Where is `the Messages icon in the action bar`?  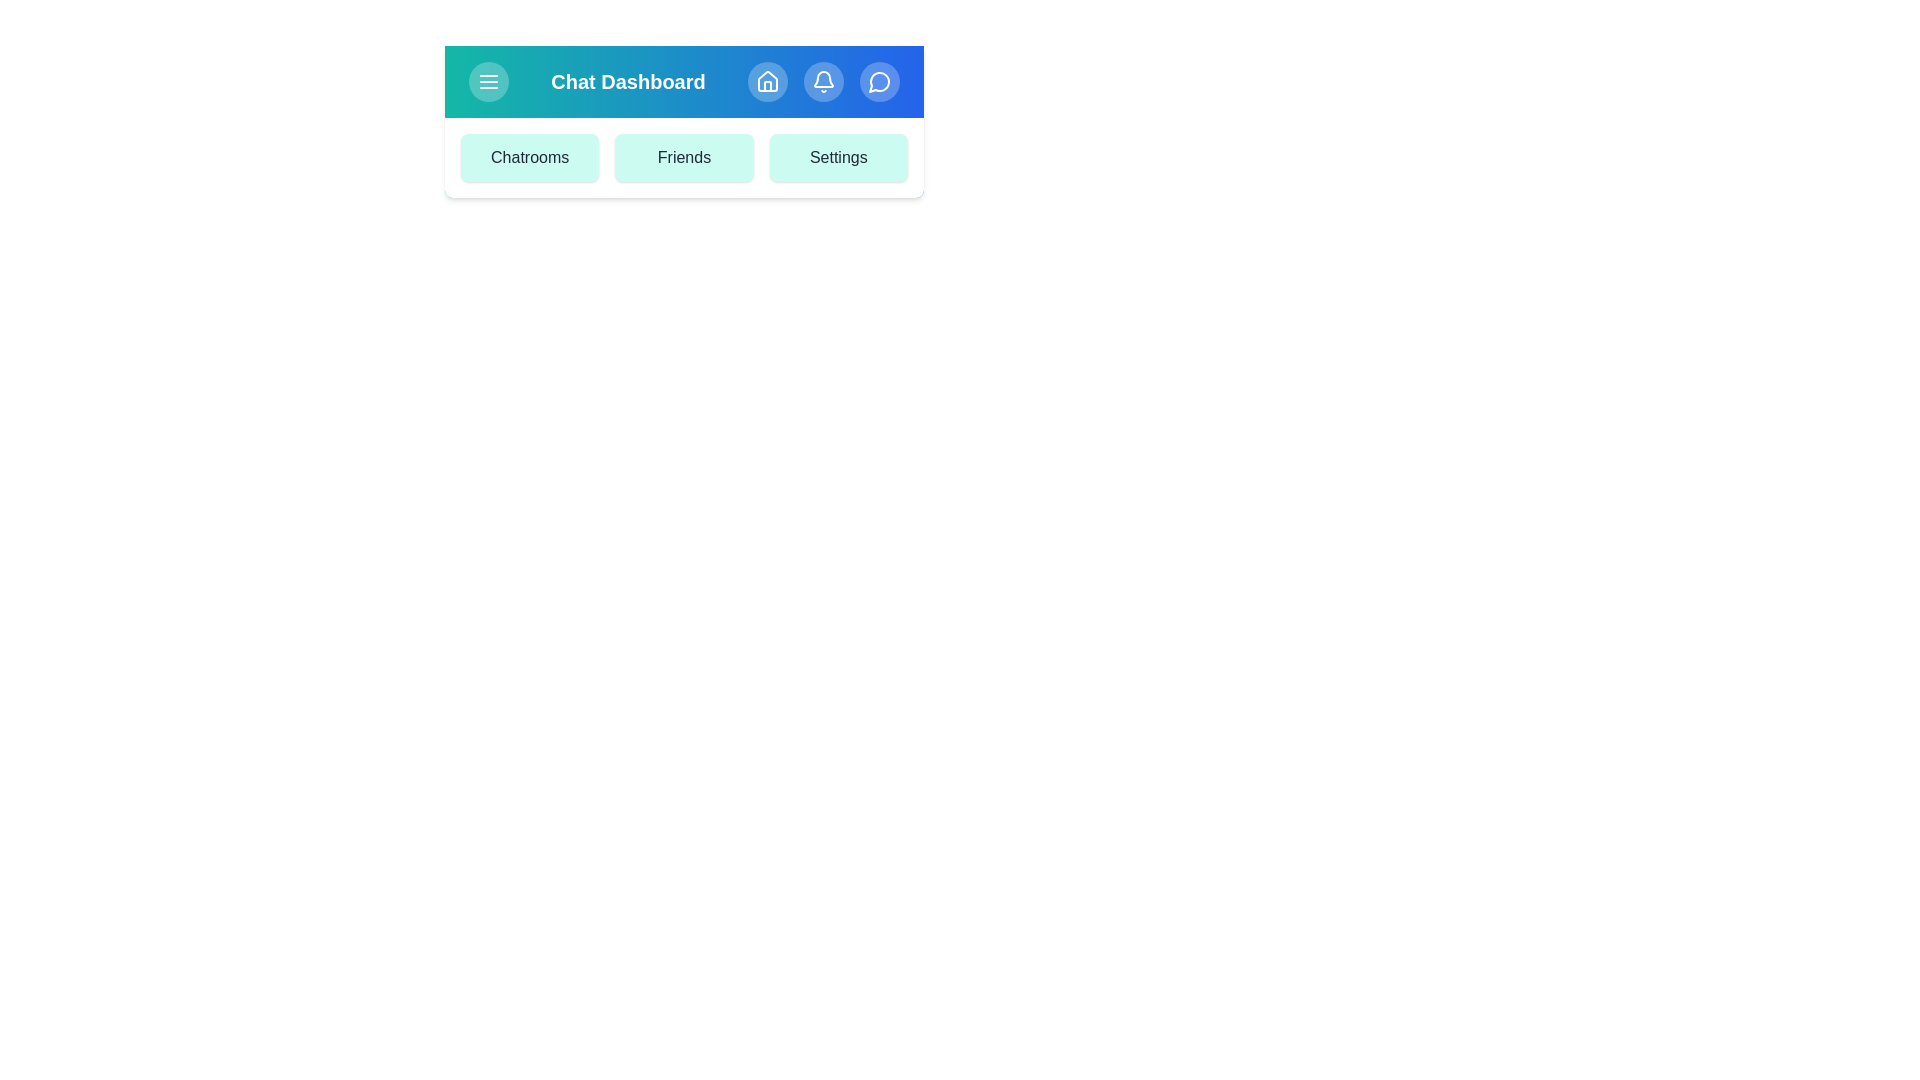
the Messages icon in the action bar is located at coordinates (879, 80).